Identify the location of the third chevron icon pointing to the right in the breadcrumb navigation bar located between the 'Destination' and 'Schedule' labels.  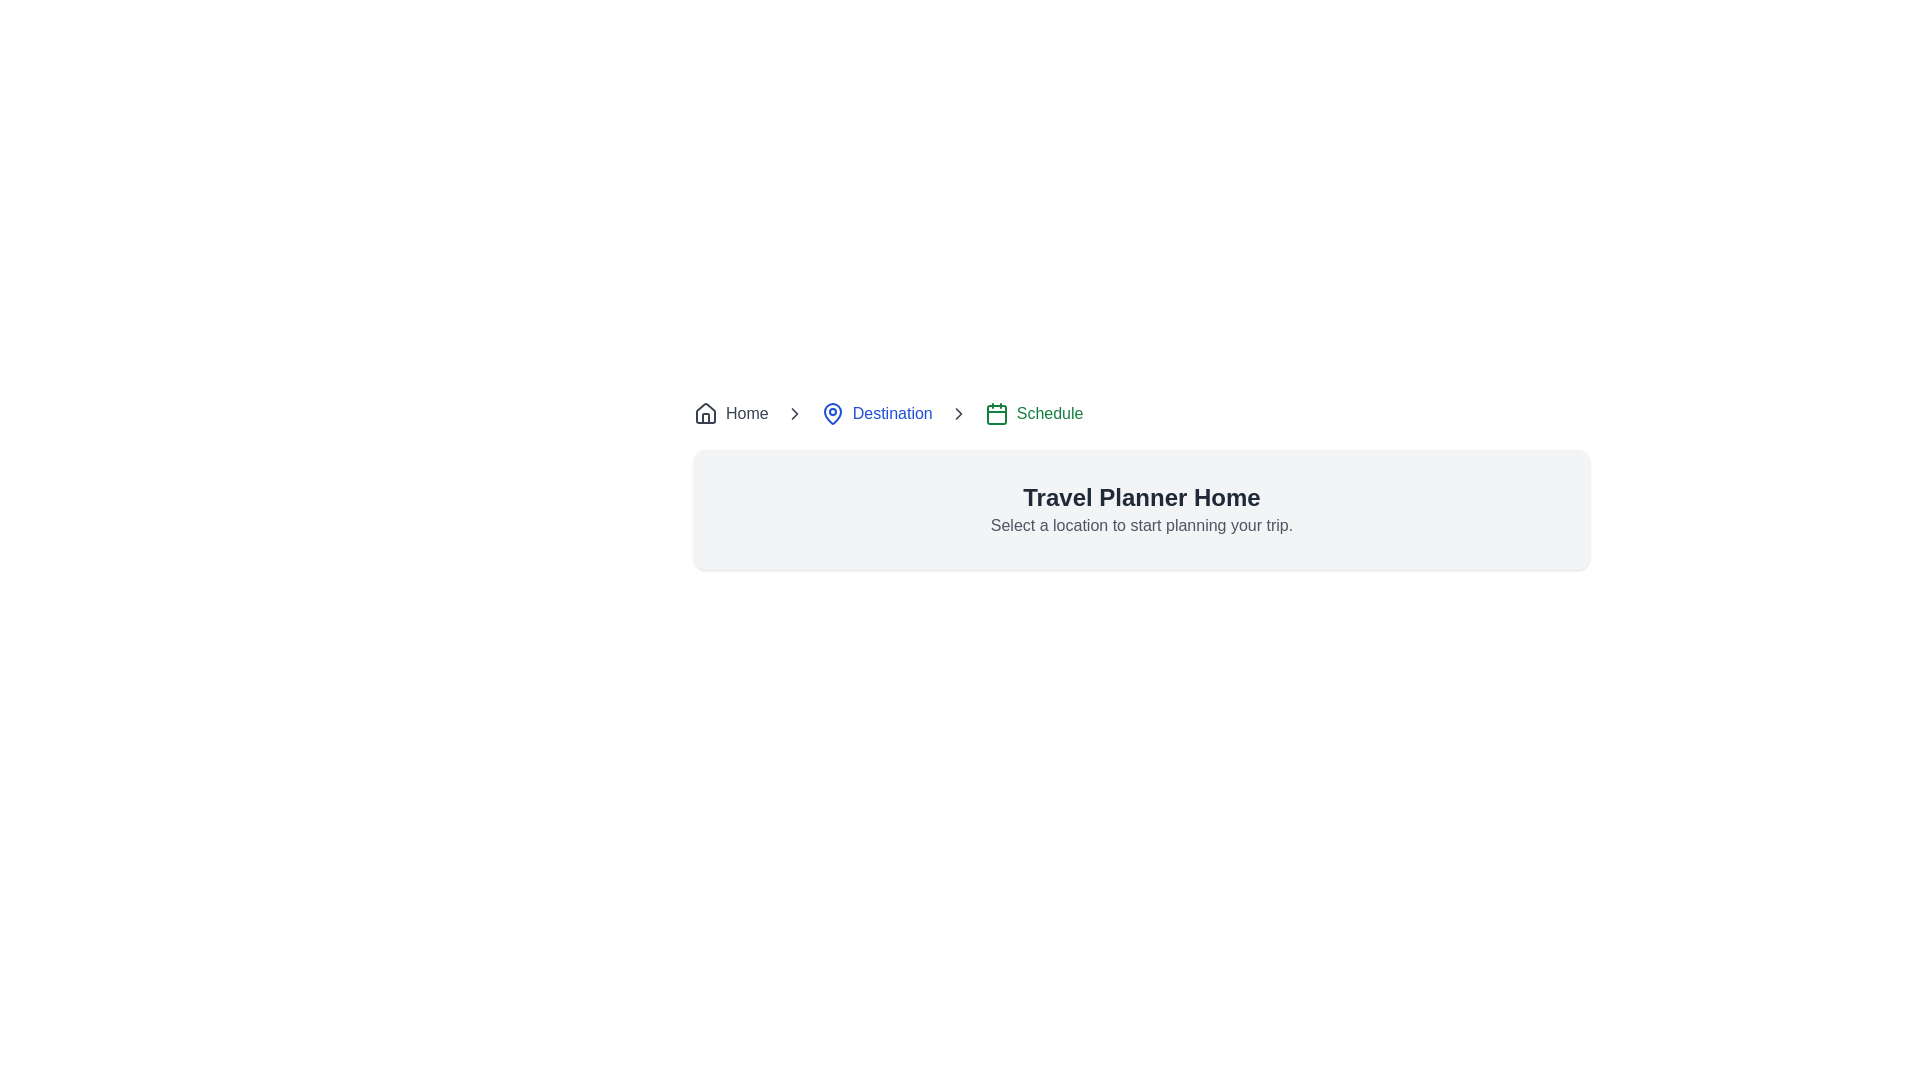
(957, 412).